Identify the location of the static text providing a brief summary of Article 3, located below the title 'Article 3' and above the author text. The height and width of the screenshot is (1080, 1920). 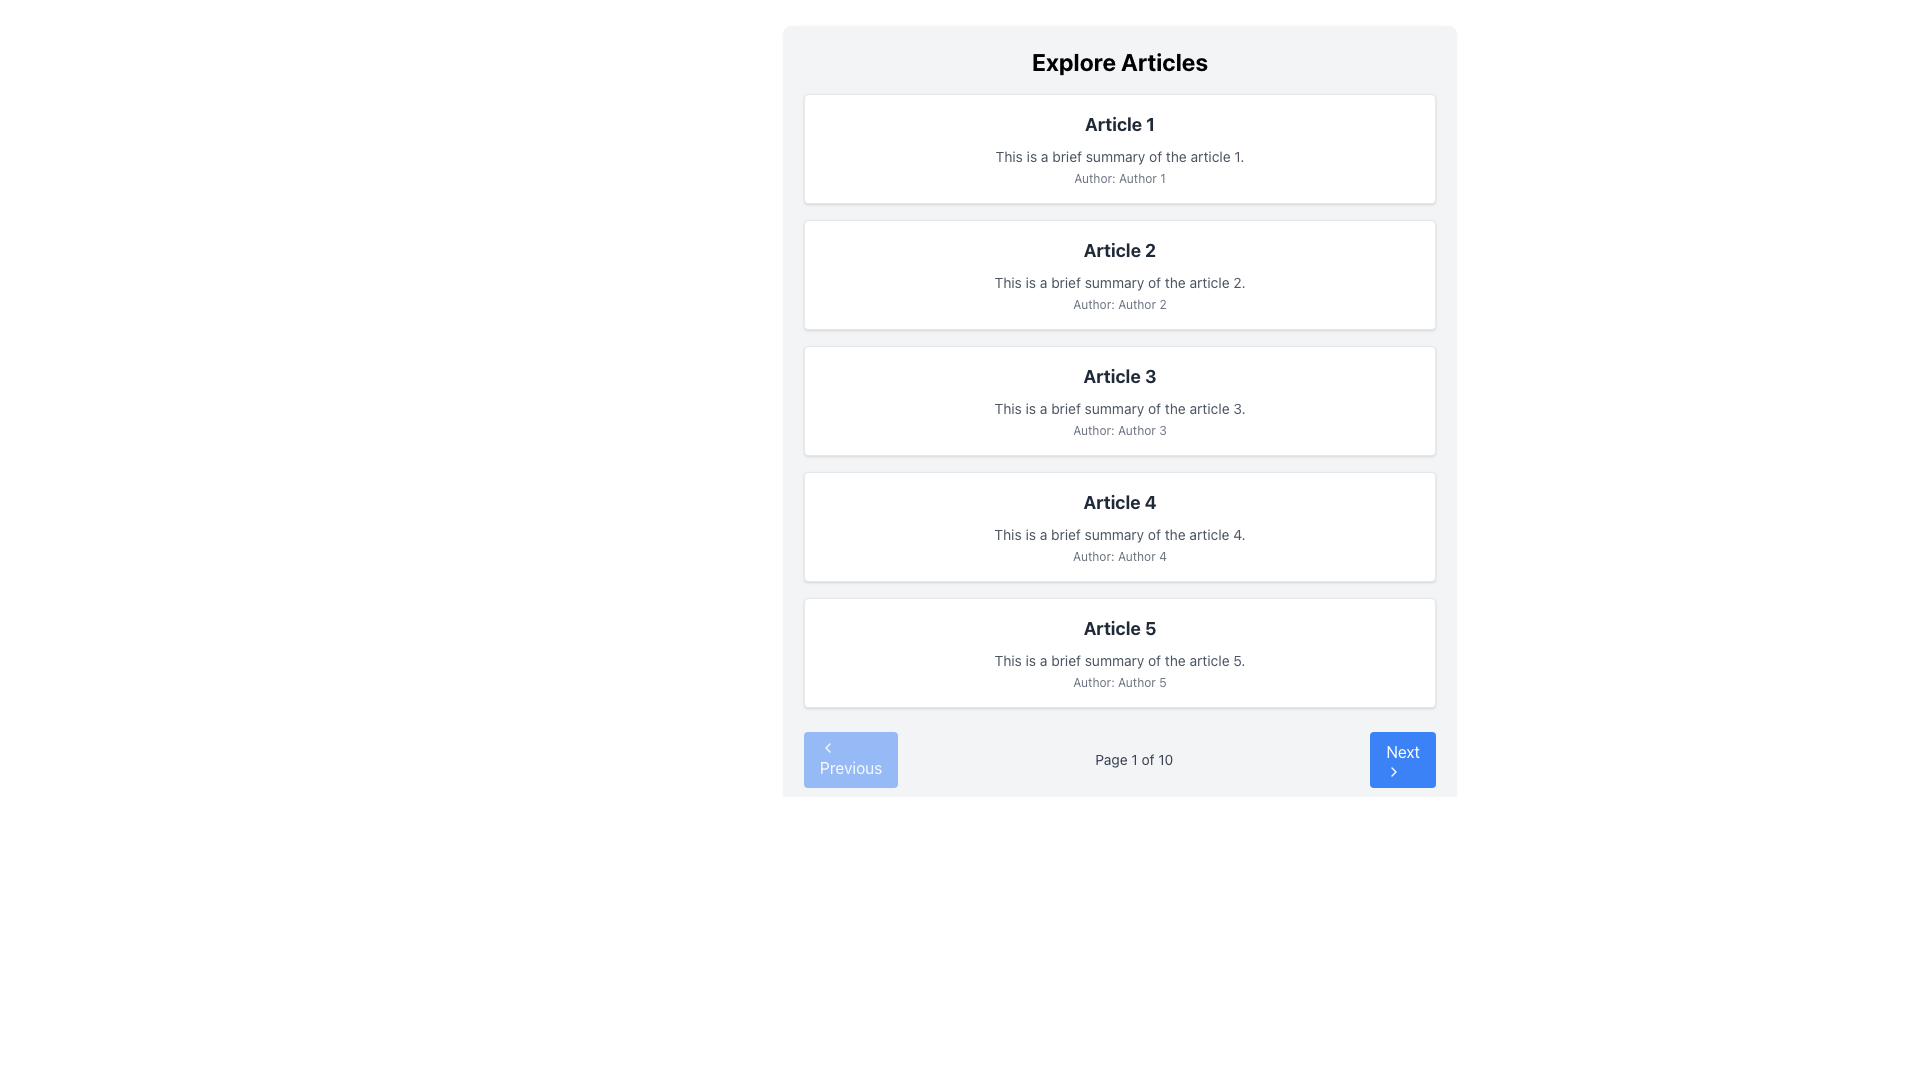
(1118, 407).